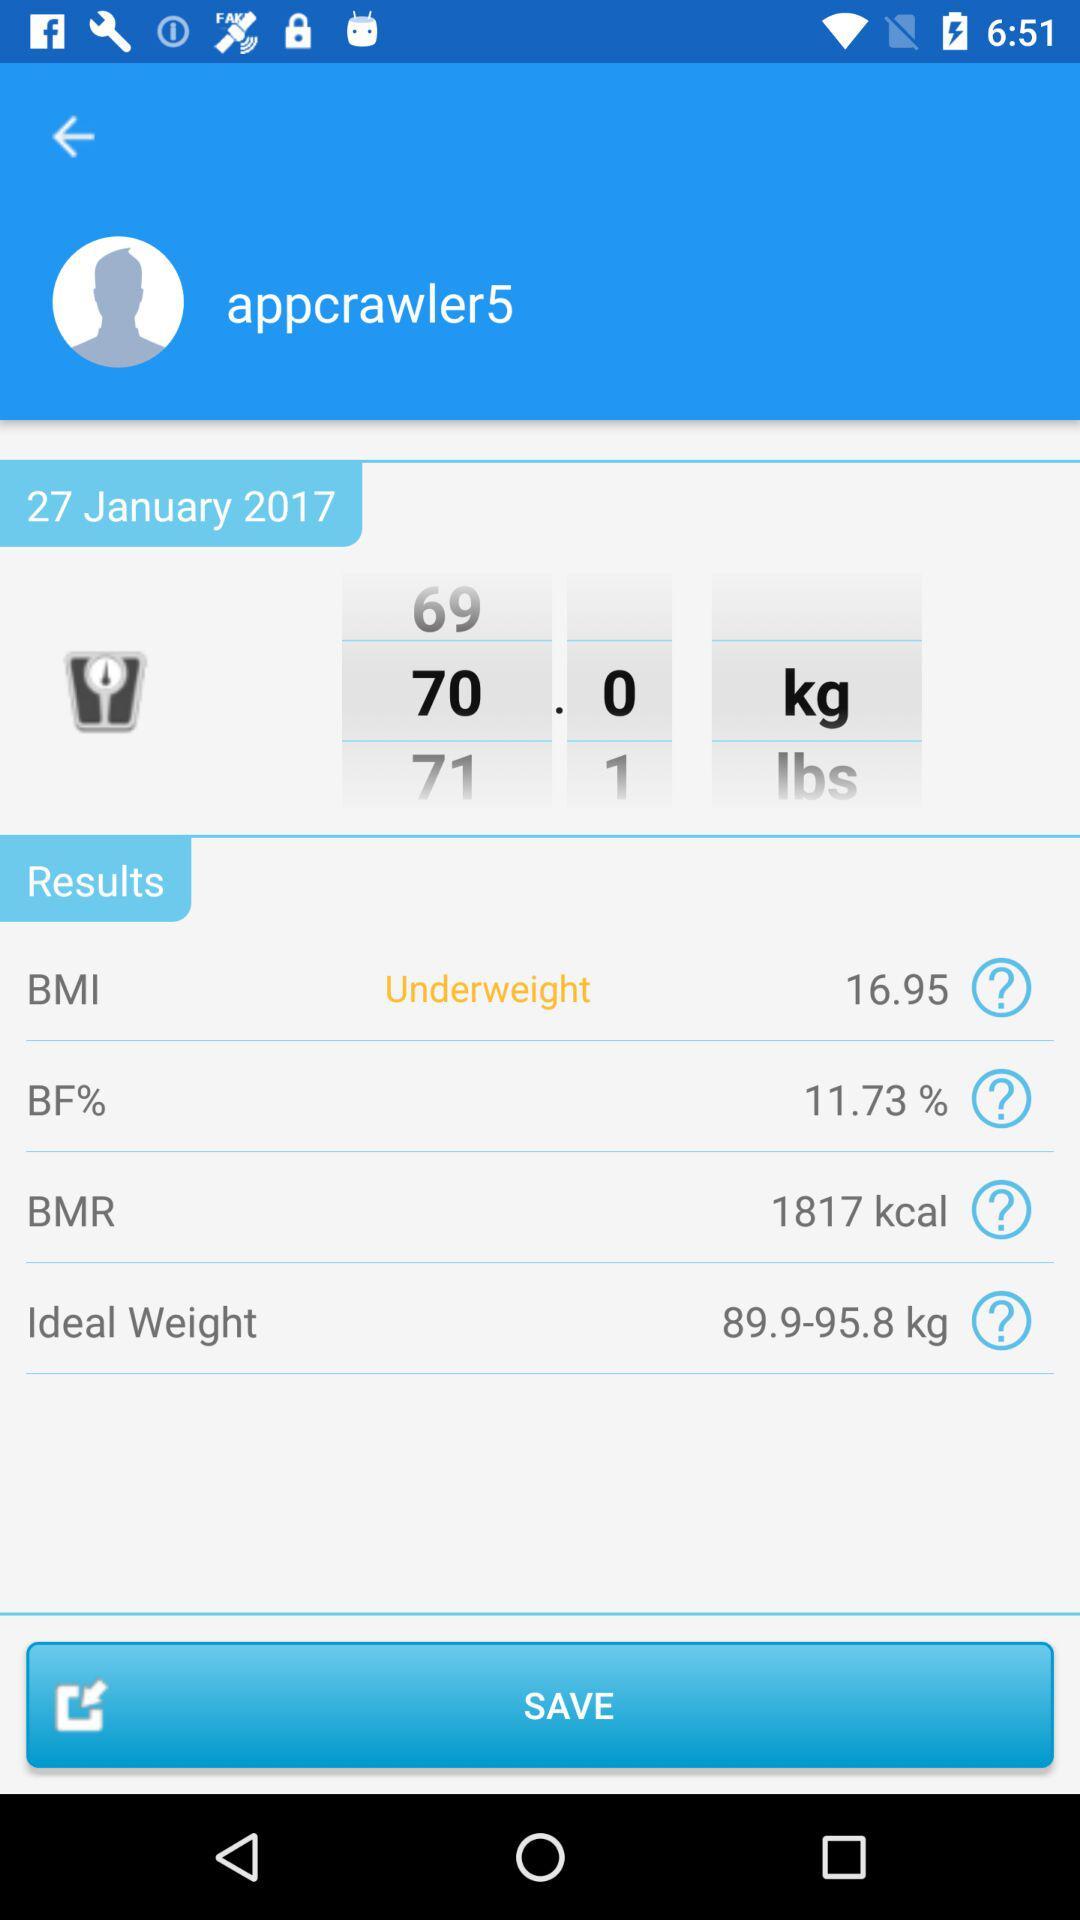 This screenshot has height=1920, width=1080. I want to click on ideal weight calculator, so click(1001, 1320).